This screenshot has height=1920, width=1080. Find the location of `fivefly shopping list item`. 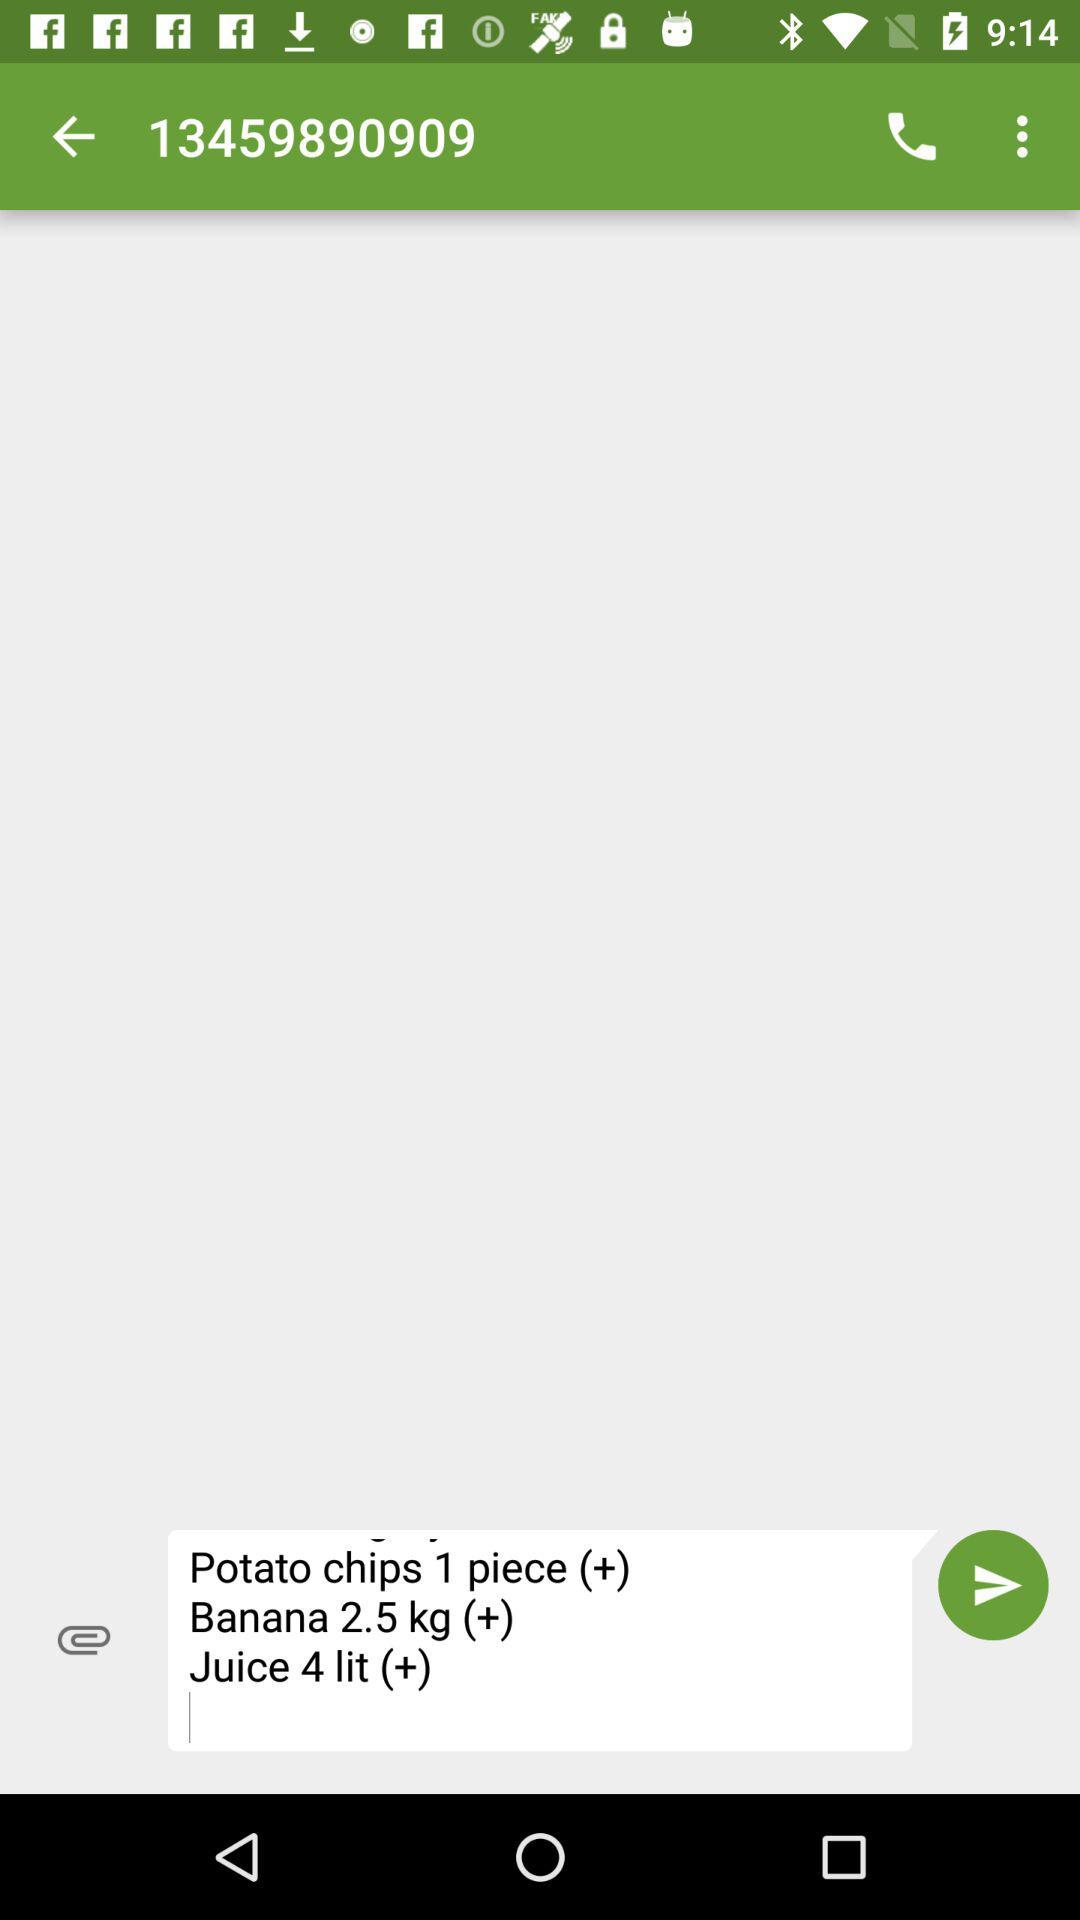

fivefly shopping list item is located at coordinates (553, 1640).